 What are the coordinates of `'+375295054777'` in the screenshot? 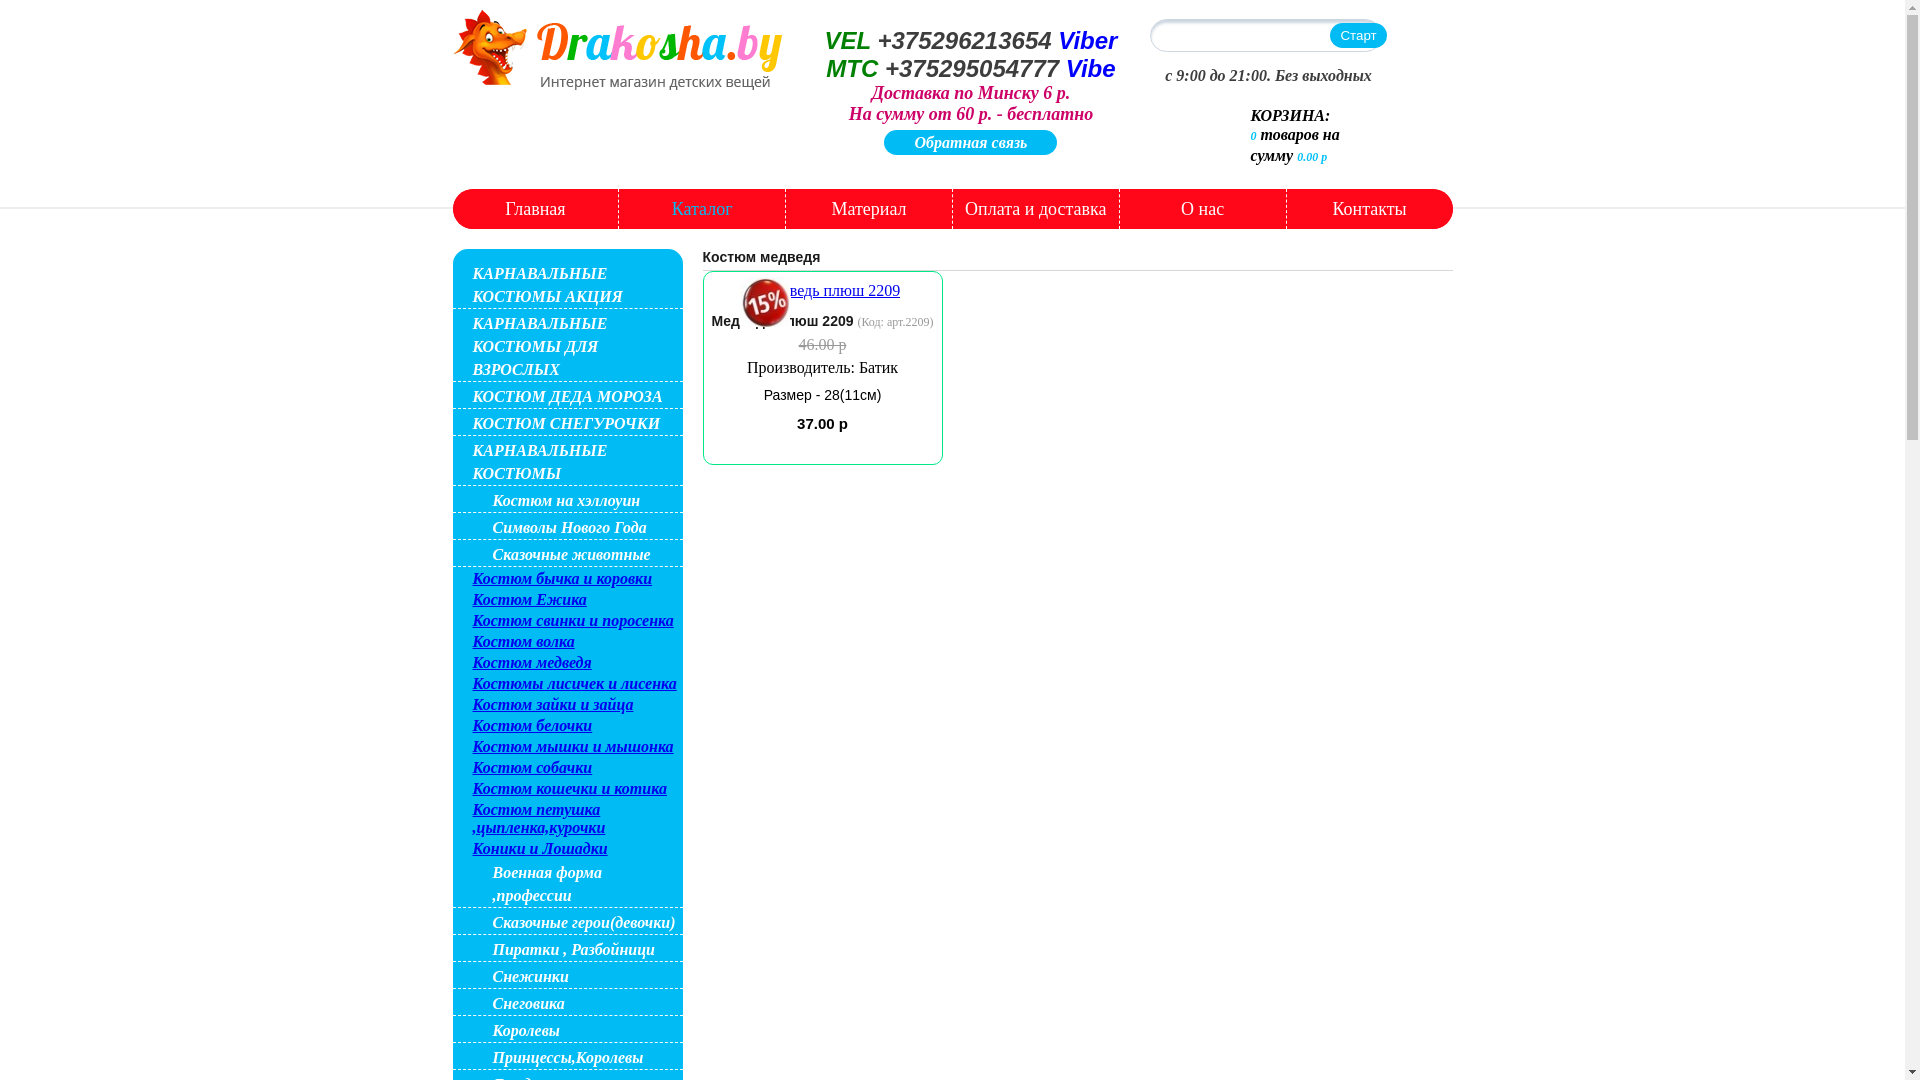 It's located at (975, 67).